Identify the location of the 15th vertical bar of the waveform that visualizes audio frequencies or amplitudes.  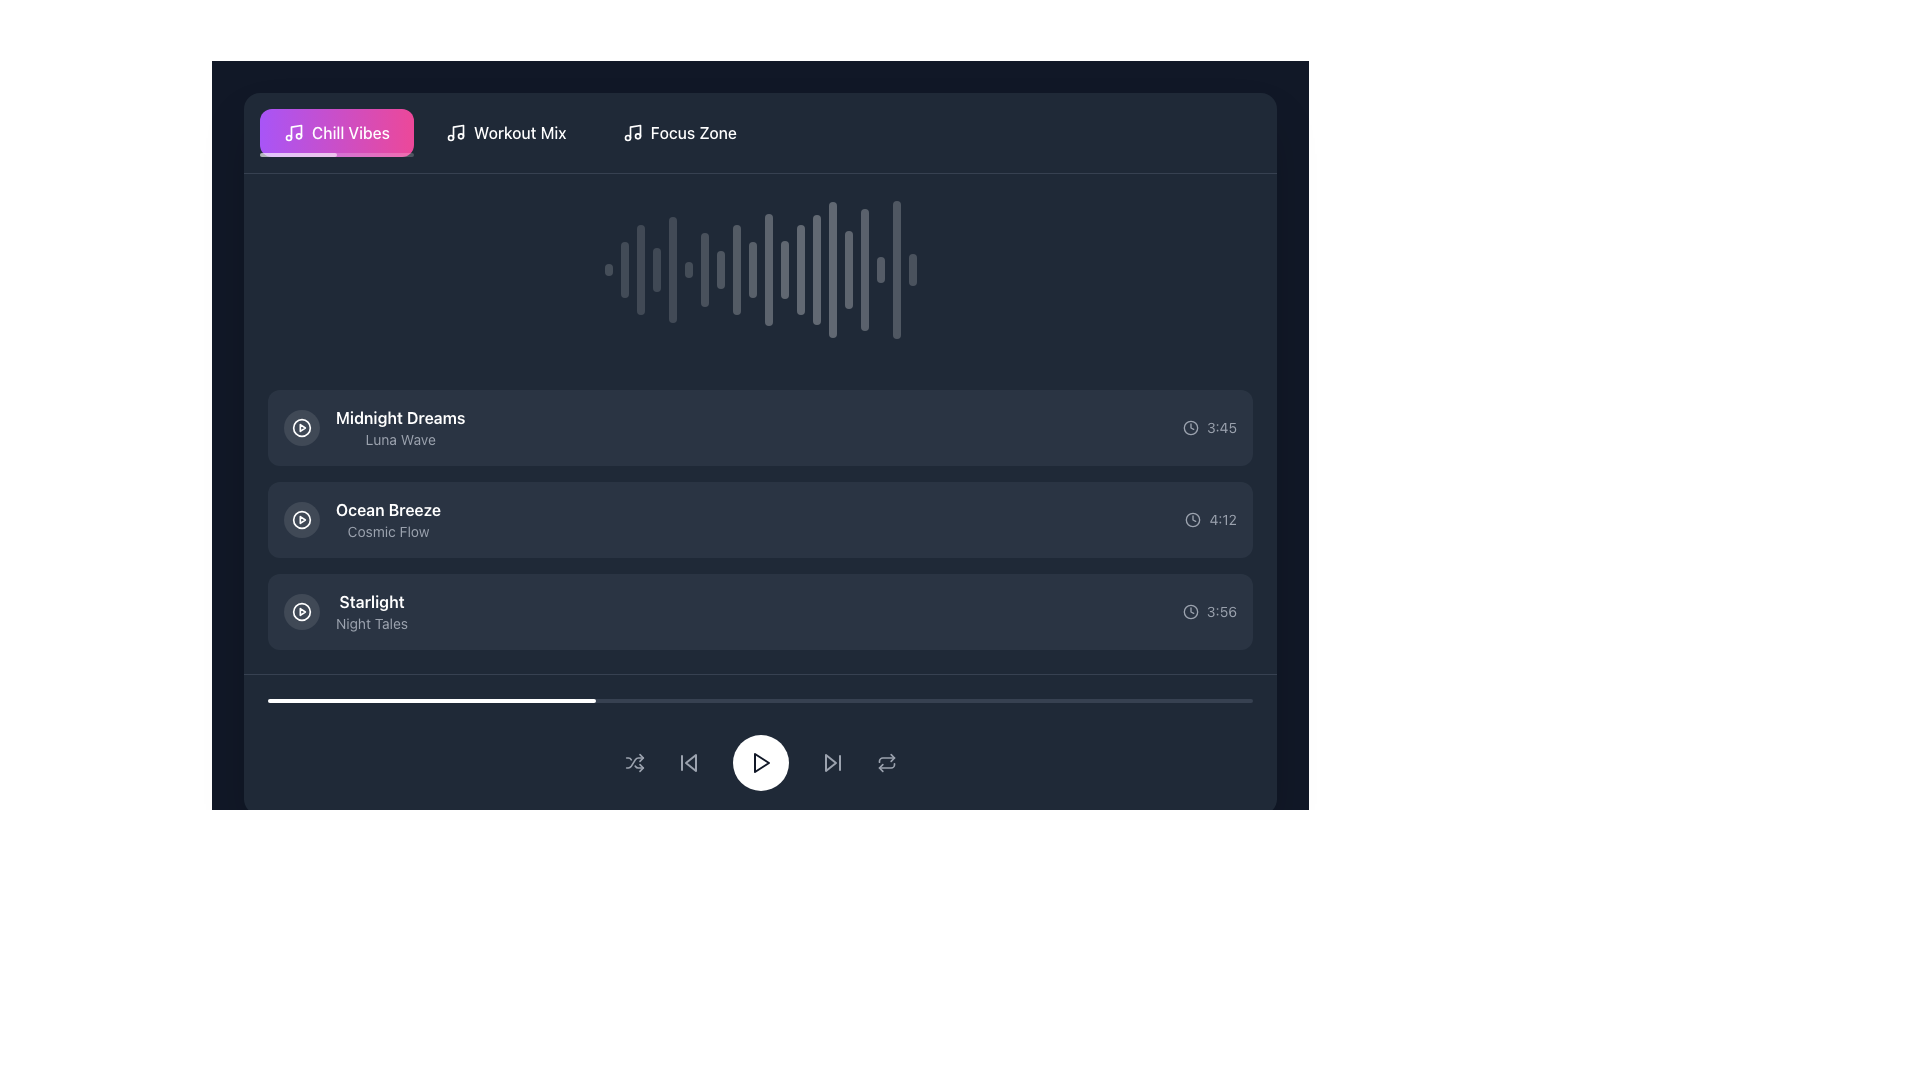
(832, 270).